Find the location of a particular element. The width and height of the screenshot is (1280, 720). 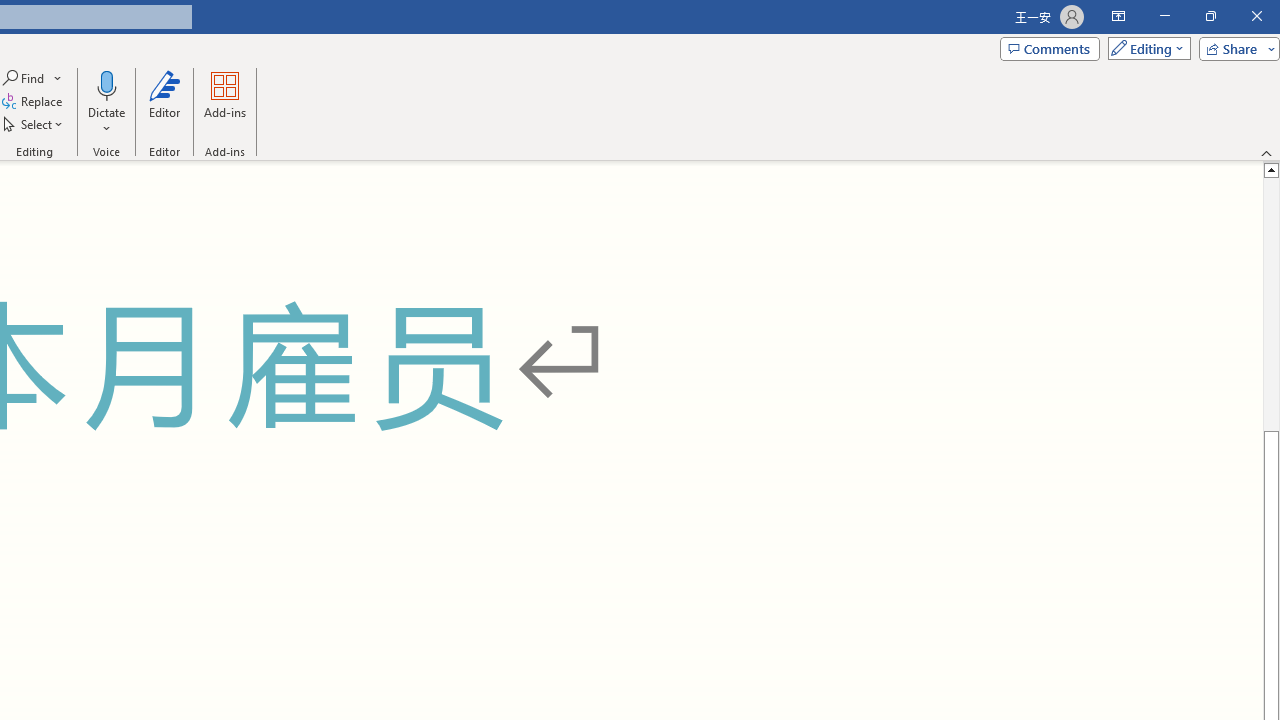

'Share' is located at coordinates (1234, 47).